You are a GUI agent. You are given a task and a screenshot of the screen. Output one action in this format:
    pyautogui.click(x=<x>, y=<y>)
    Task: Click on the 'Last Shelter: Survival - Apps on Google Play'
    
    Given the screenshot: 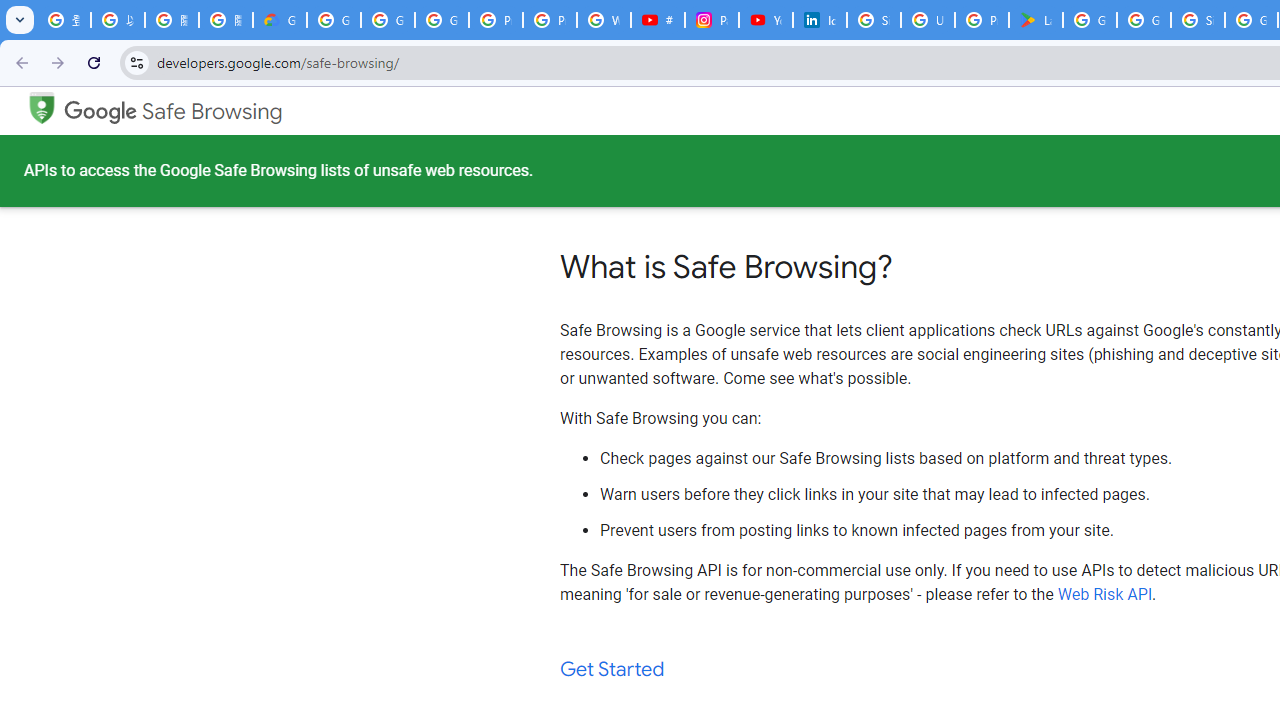 What is the action you would take?
    pyautogui.click(x=1036, y=20)
    